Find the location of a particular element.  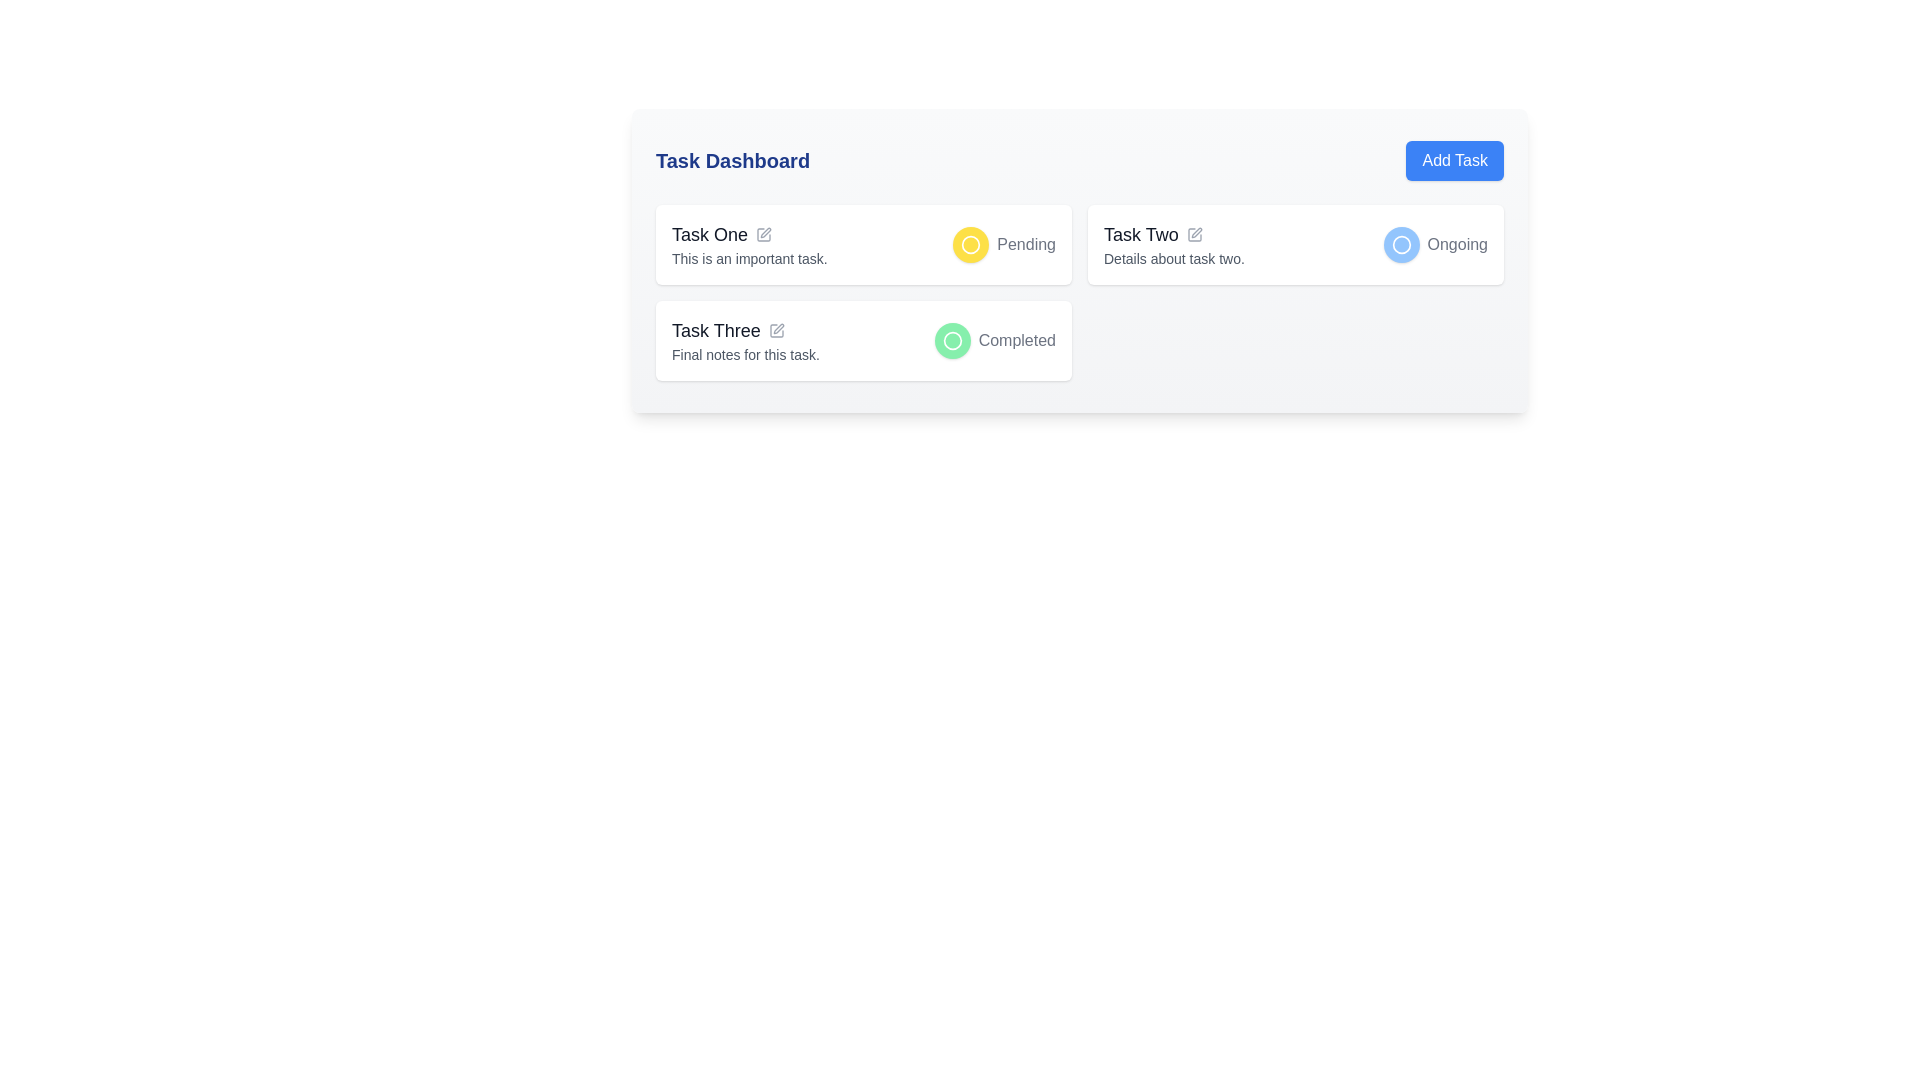

the circular button with a light blue background located to the left of the text 'Ongoing' for accessibility interaction is located at coordinates (1400, 244).